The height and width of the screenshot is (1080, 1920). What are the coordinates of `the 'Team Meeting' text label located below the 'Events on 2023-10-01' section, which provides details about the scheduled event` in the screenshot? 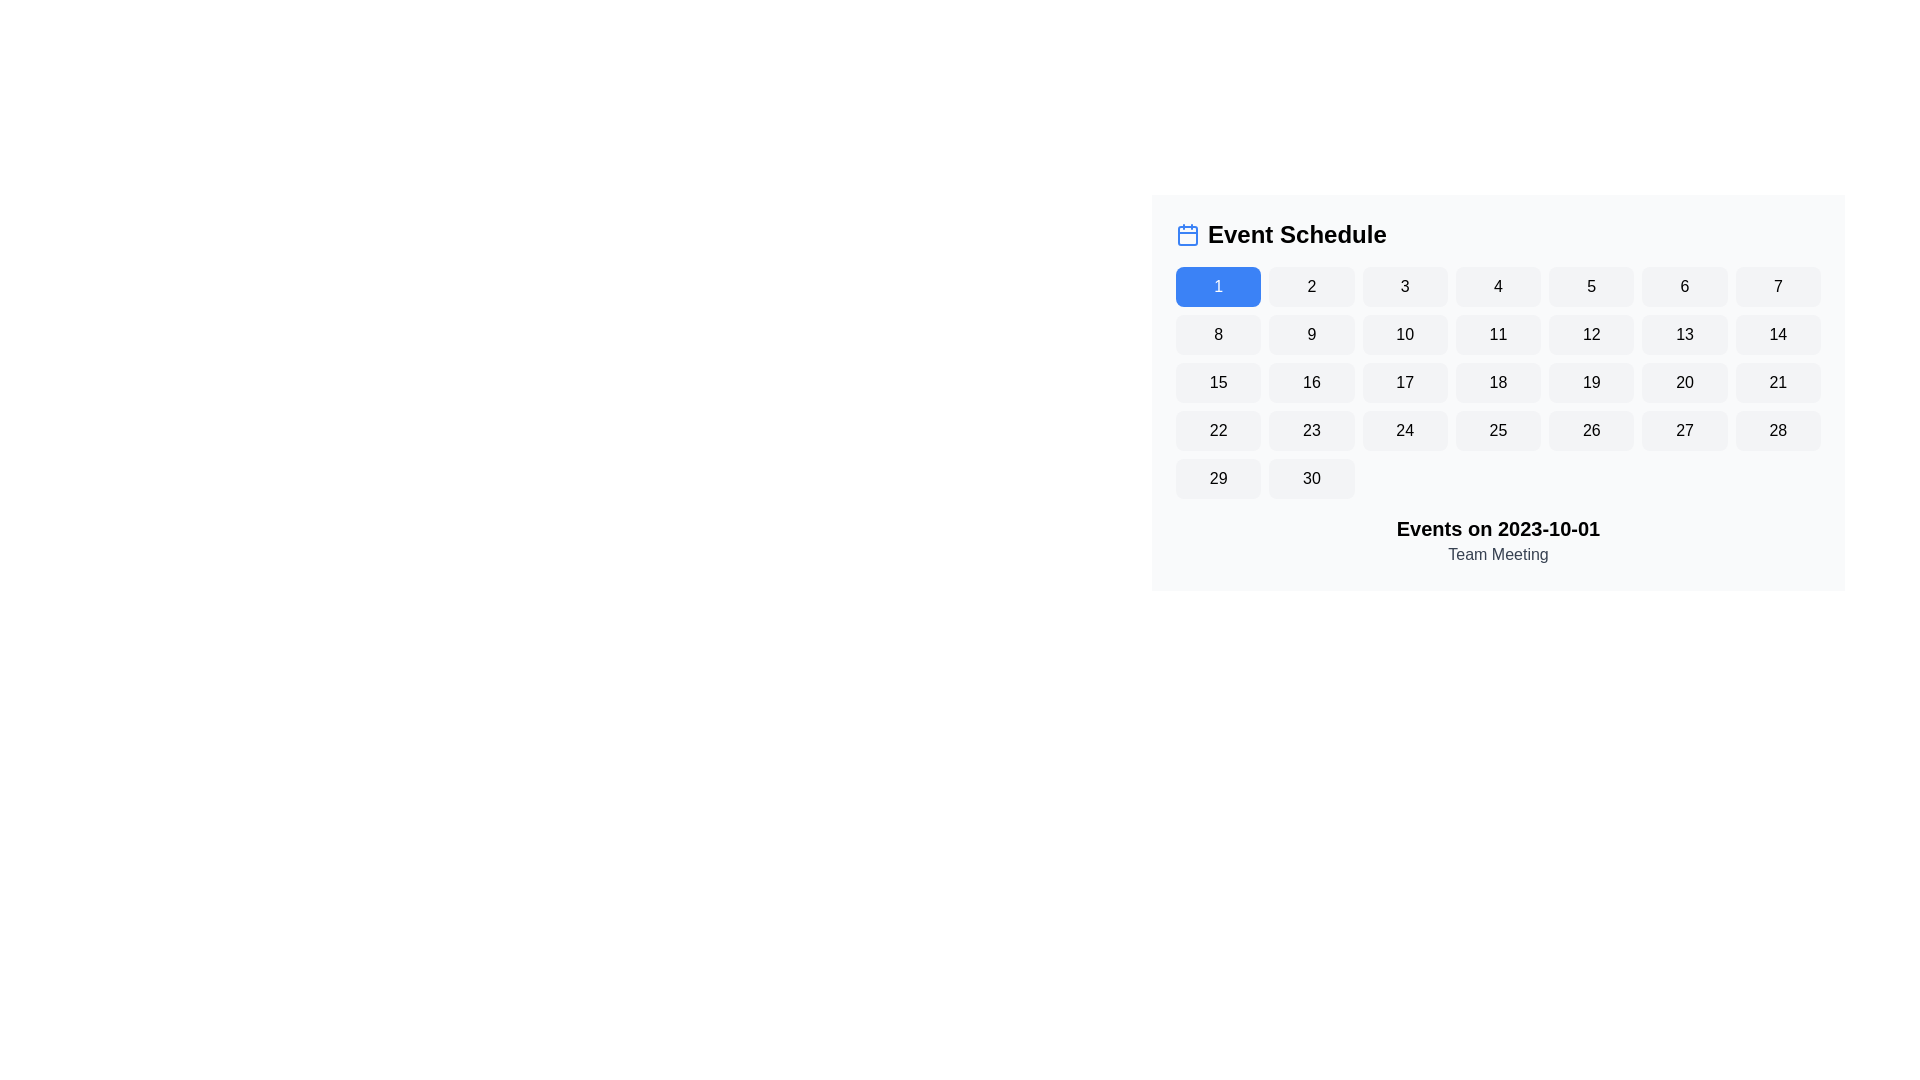 It's located at (1498, 555).